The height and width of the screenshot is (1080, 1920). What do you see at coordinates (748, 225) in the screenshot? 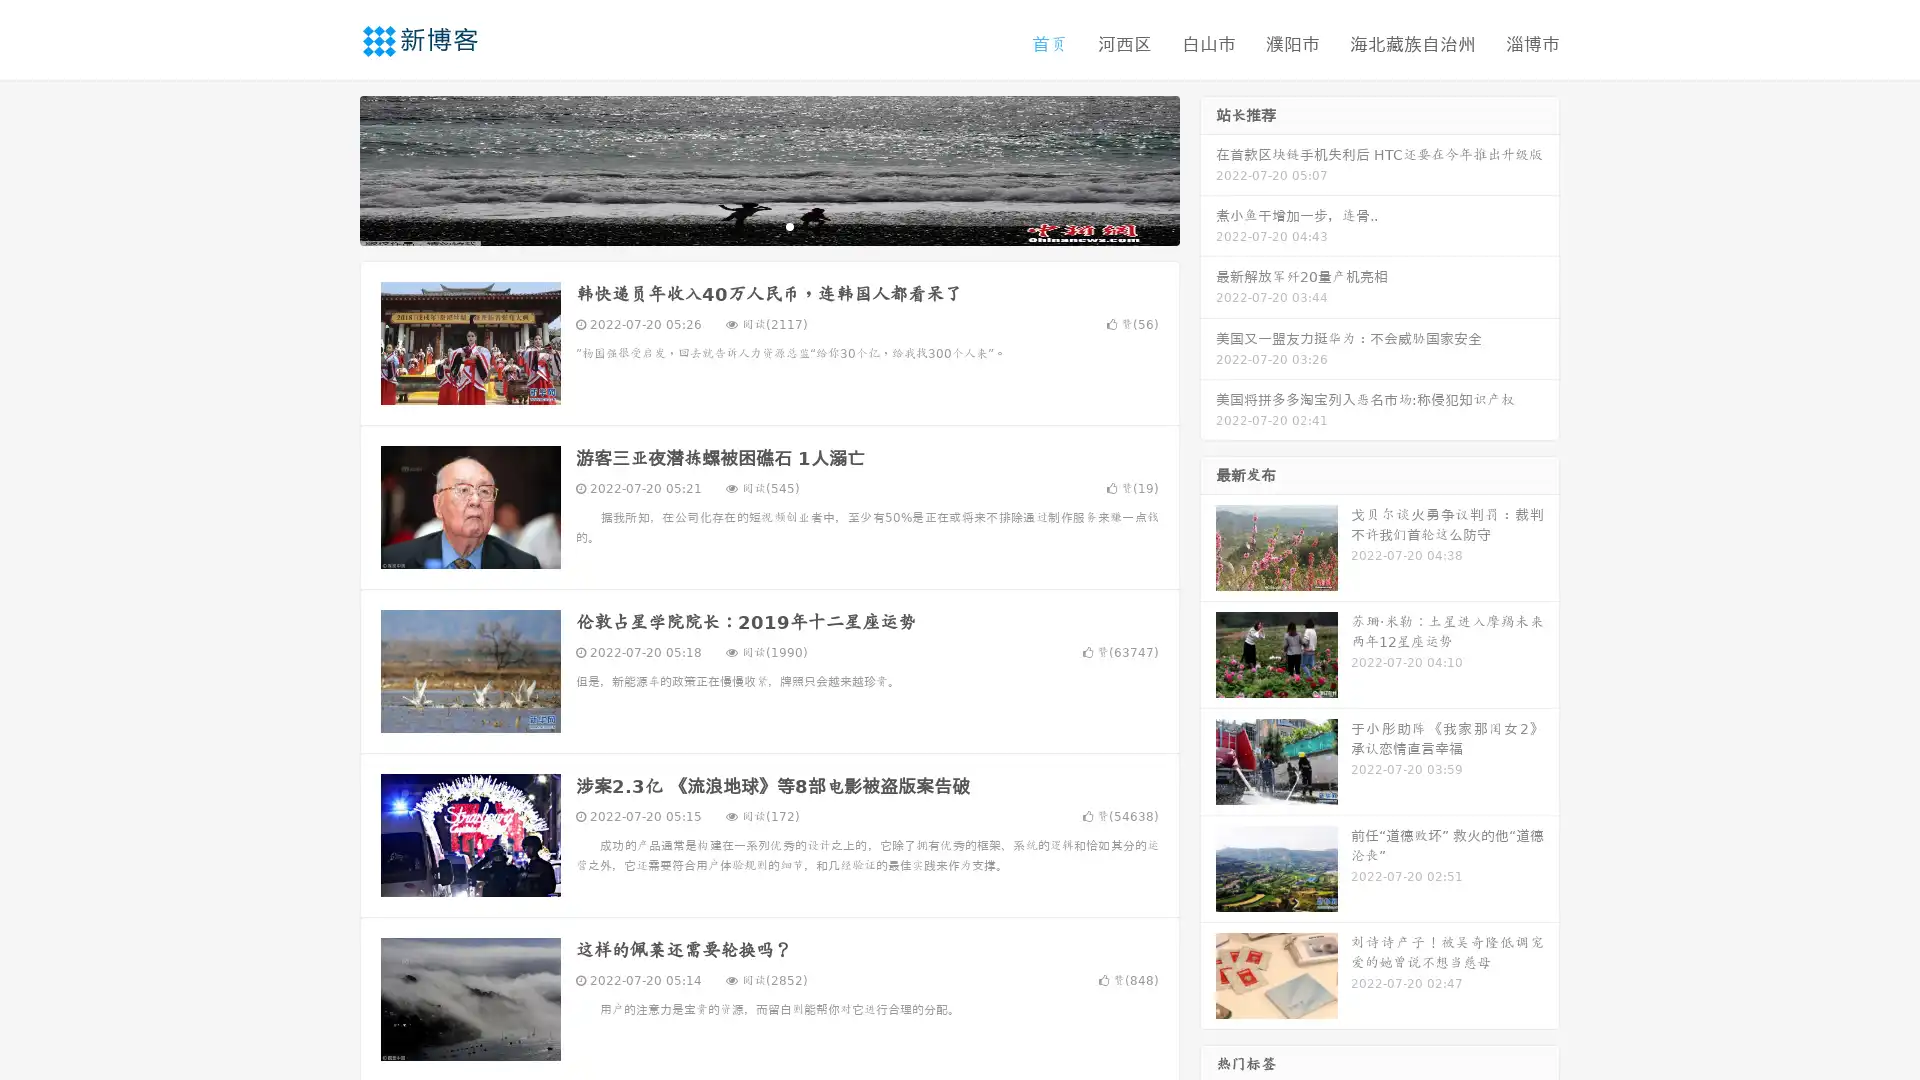
I see `Go to slide 1` at bounding box center [748, 225].